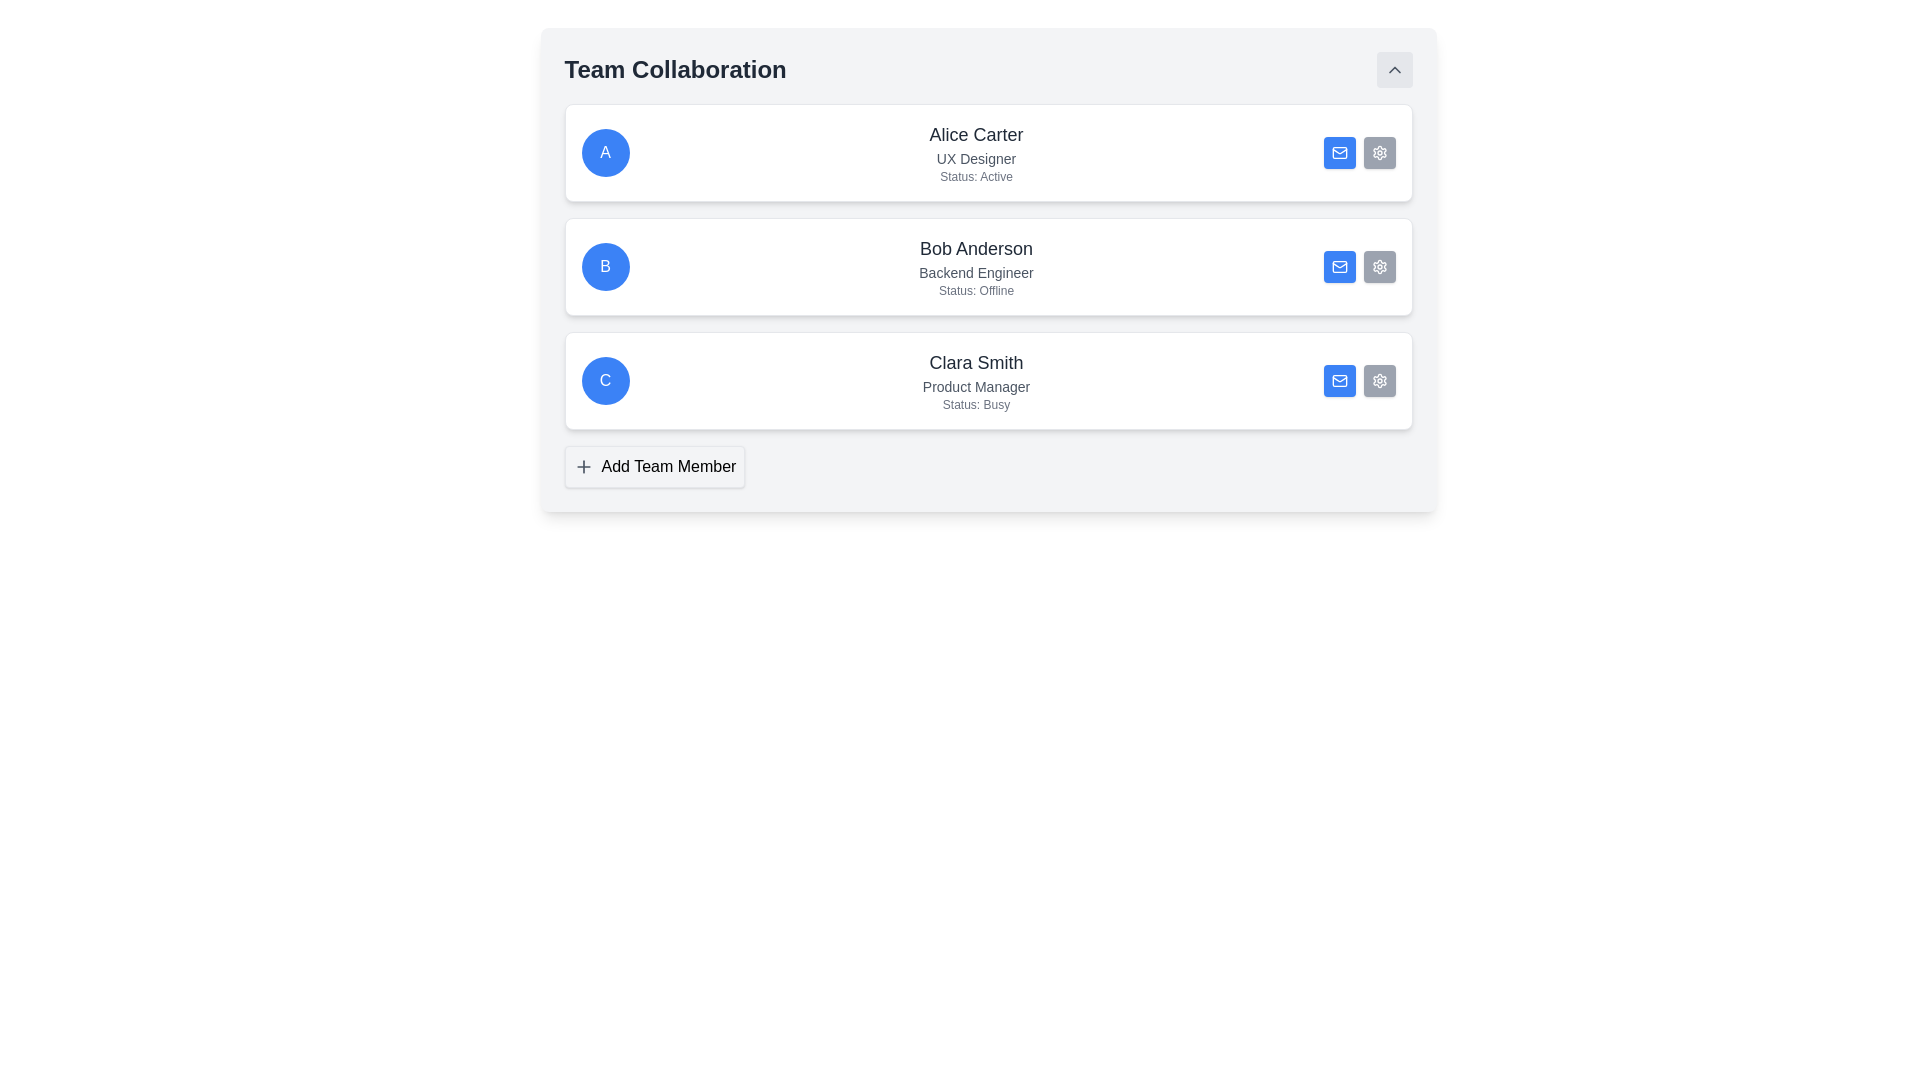  Describe the element at coordinates (976, 135) in the screenshot. I see `the area adjacent to the text label 'Alice Carter', which is positioned in the first row of the 'Team Collaboration' list` at that location.